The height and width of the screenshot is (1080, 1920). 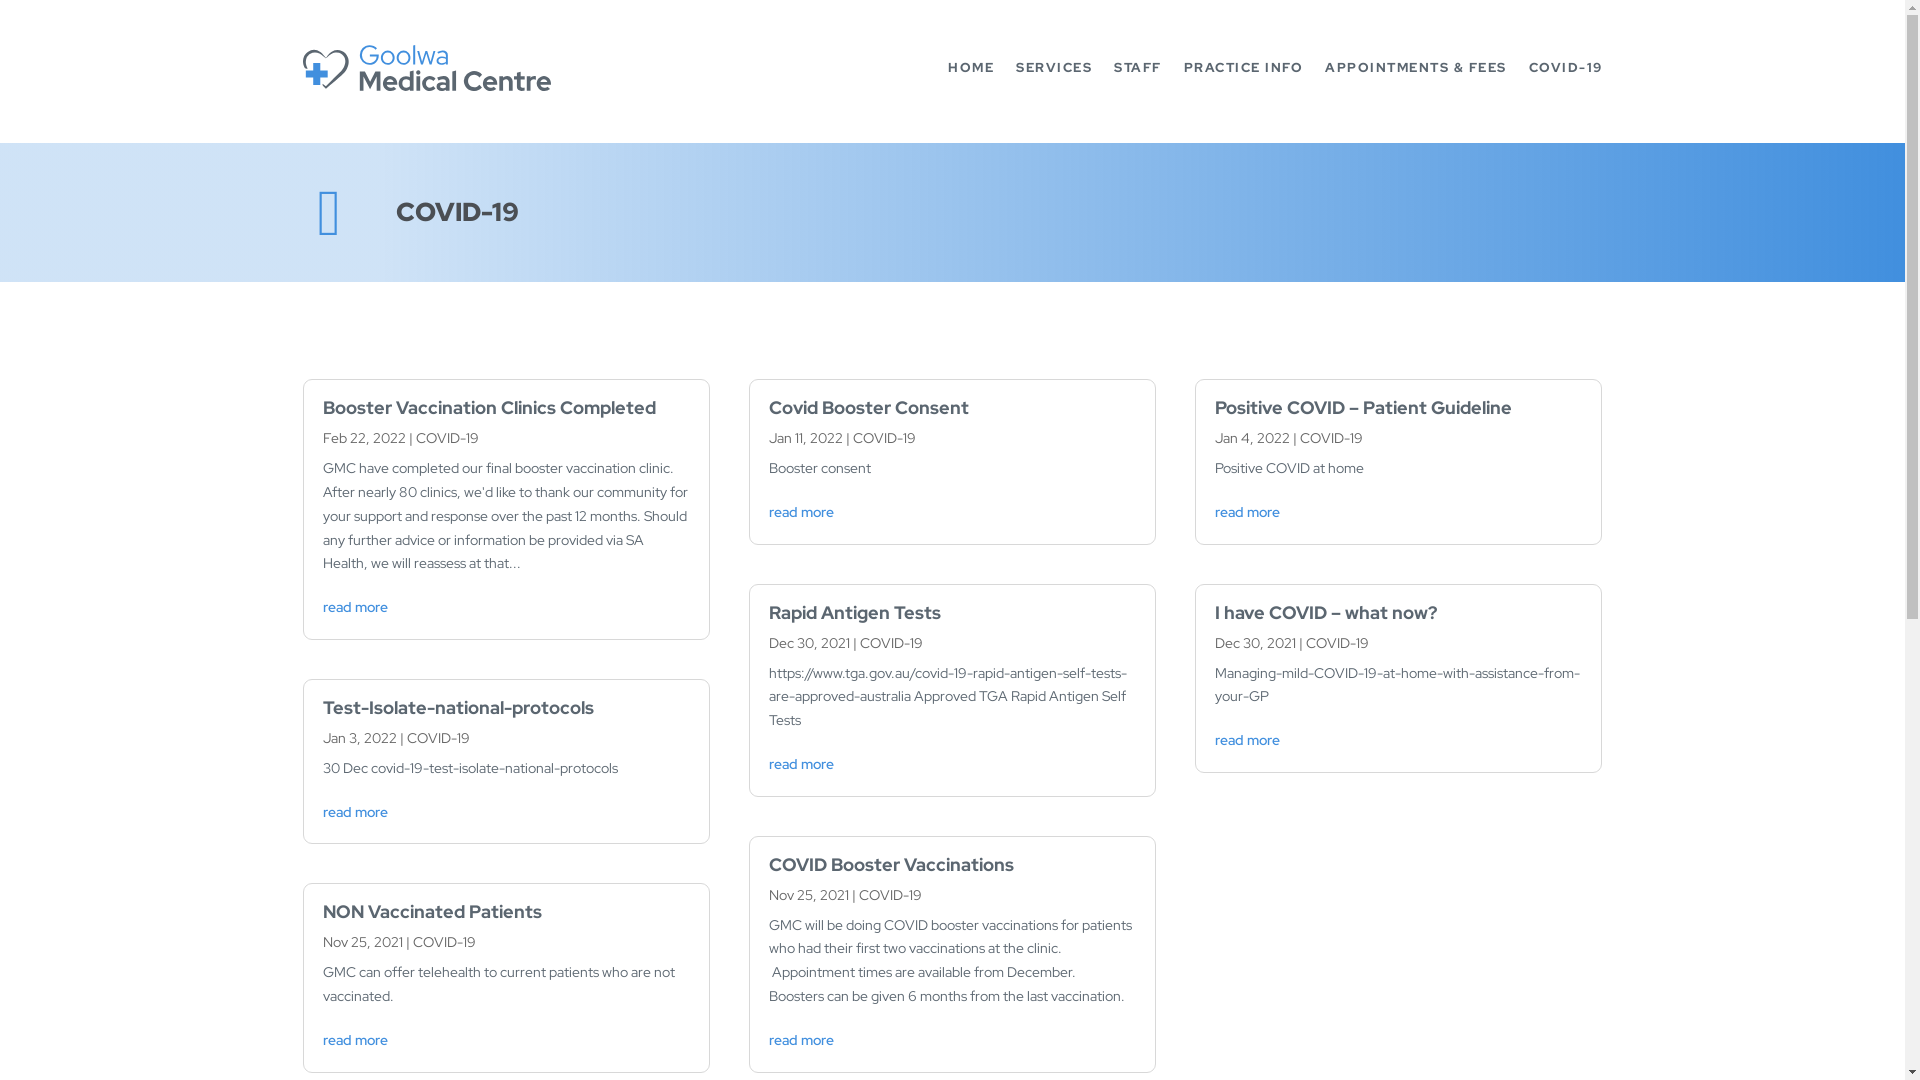 I want to click on 'COVID-19', so click(x=883, y=437).